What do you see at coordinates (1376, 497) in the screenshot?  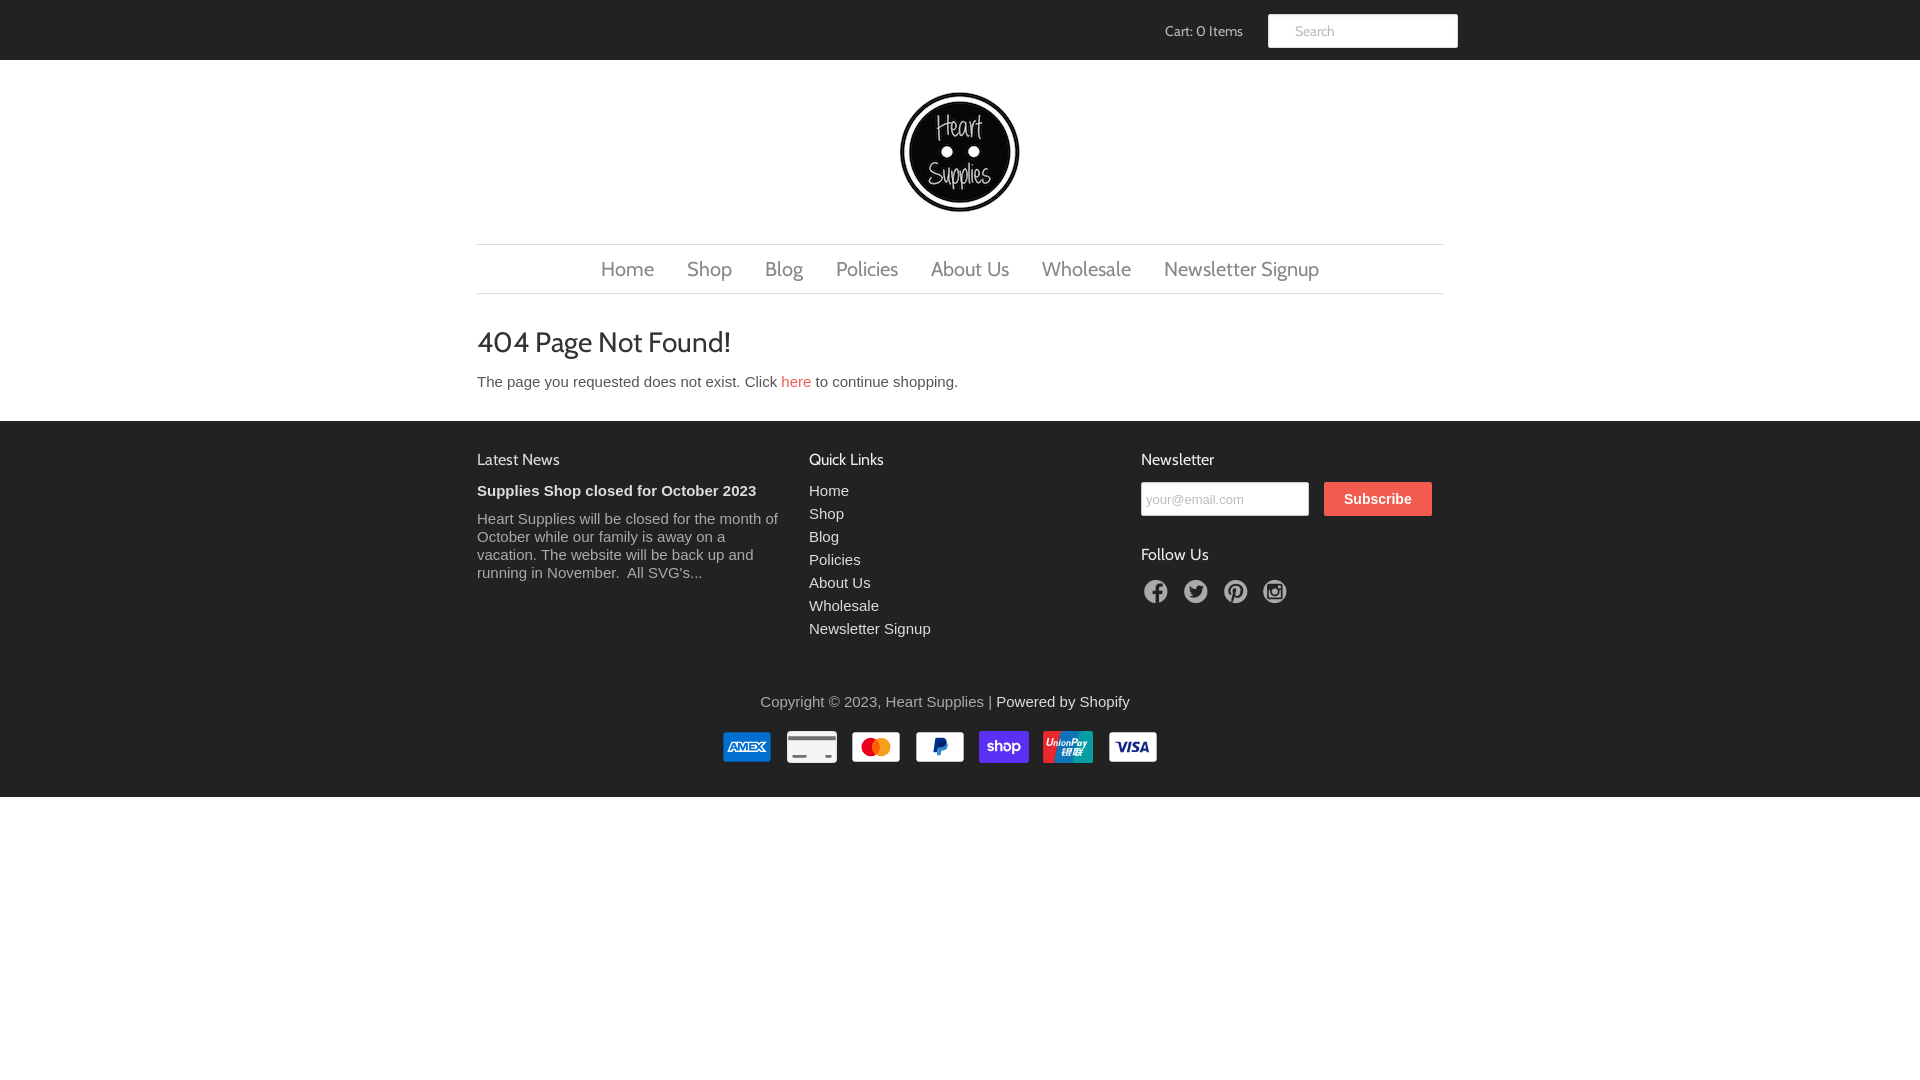 I see `'Subscribe'` at bounding box center [1376, 497].